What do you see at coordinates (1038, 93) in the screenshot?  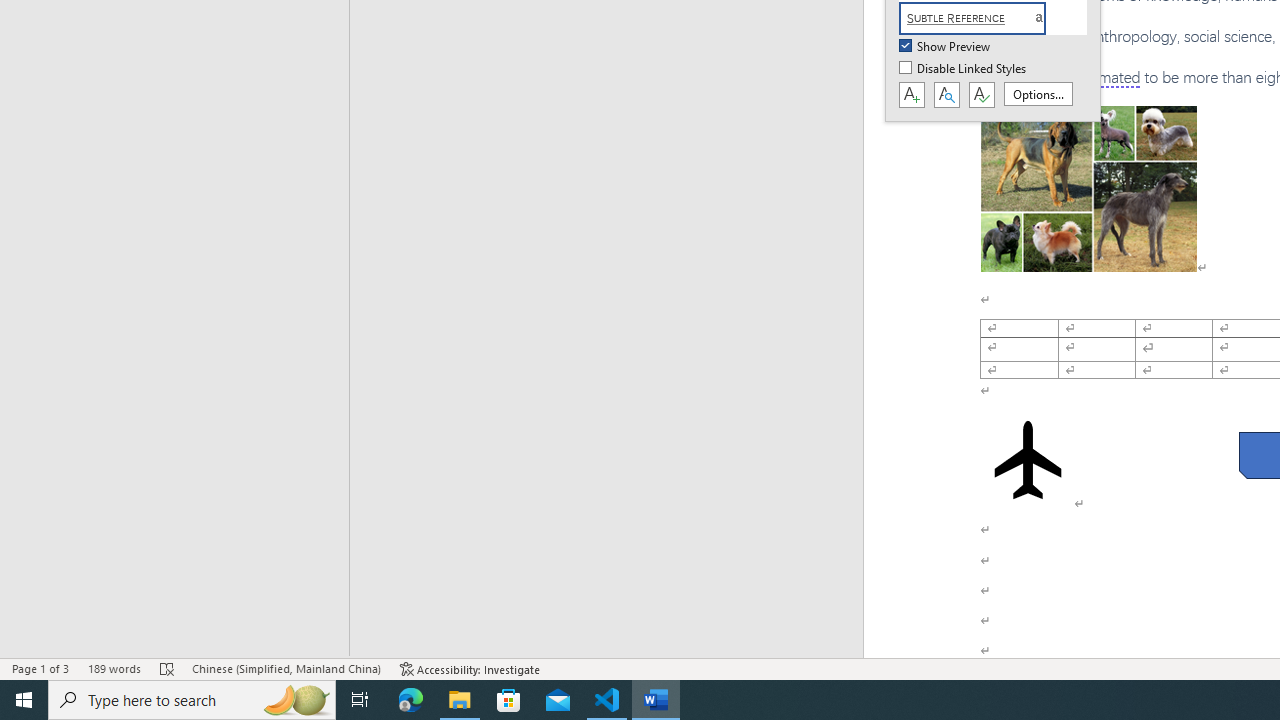 I see `'Options...'` at bounding box center [1038, 93].